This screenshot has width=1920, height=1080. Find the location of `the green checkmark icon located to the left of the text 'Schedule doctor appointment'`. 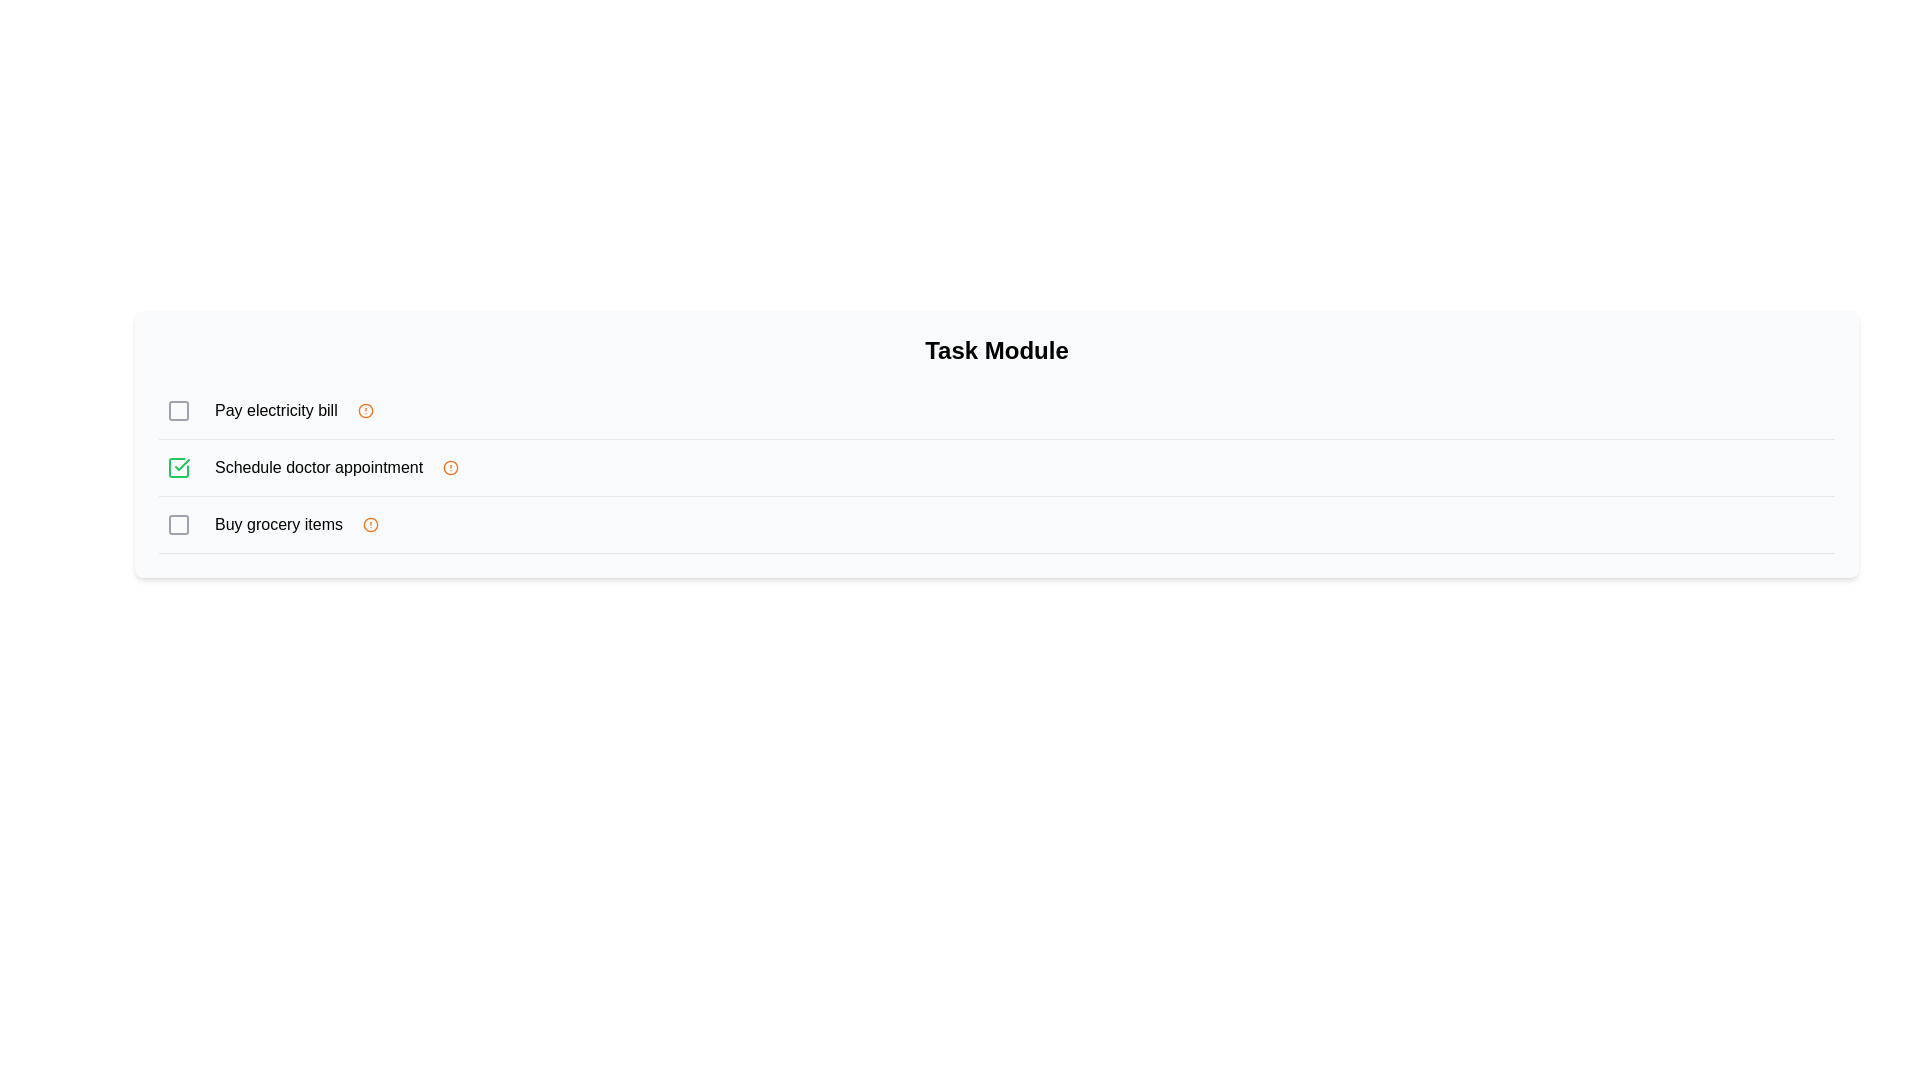

the green checkmark icon located to the left of the text 'Schedule doctor appointment' is located at coordinates (178, 467).